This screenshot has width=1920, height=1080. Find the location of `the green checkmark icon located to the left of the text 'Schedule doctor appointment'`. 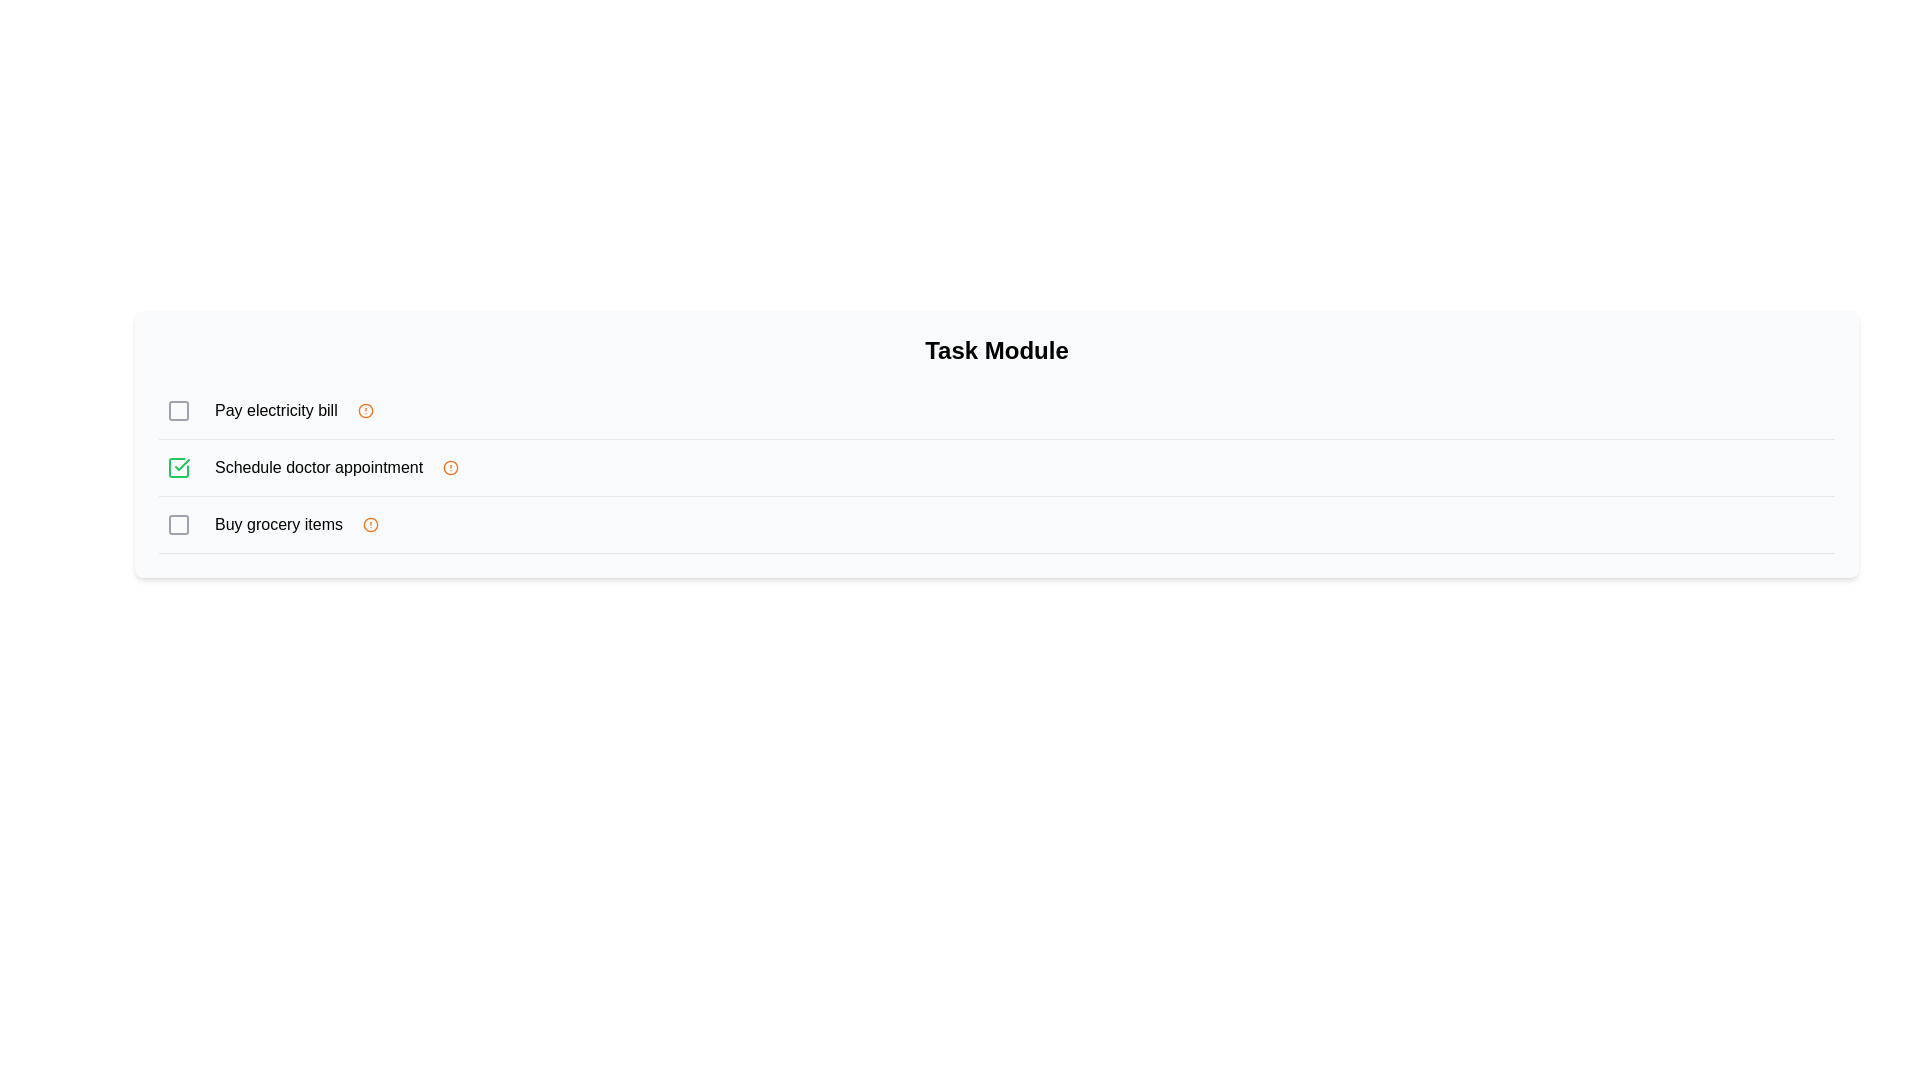

the green checkmark icon located to the left of the text 'Schedule doctor appointment' is located at coordinates (178, 467).